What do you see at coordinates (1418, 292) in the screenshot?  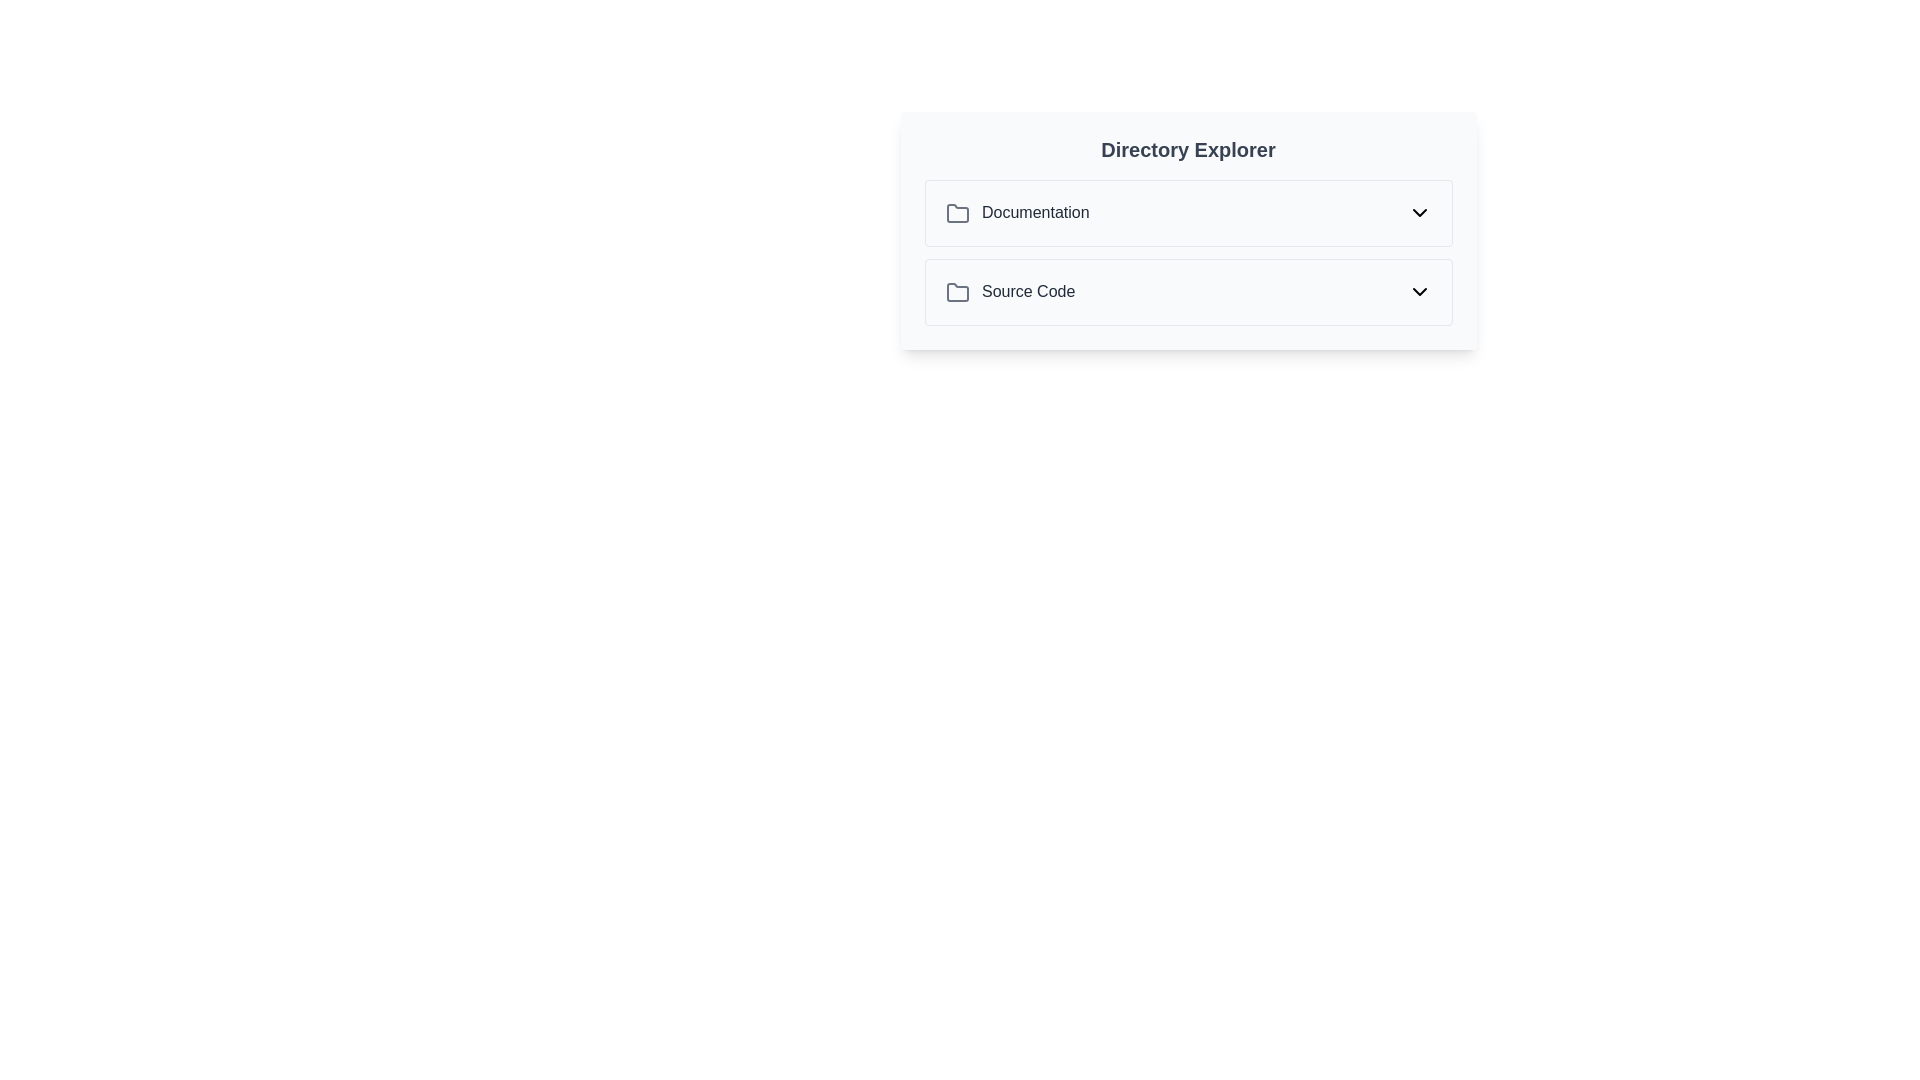 I see `the icon located on the right side of the 'Source Code' row in the 'Directory Explorer'` at bounding box center [1418, 292].